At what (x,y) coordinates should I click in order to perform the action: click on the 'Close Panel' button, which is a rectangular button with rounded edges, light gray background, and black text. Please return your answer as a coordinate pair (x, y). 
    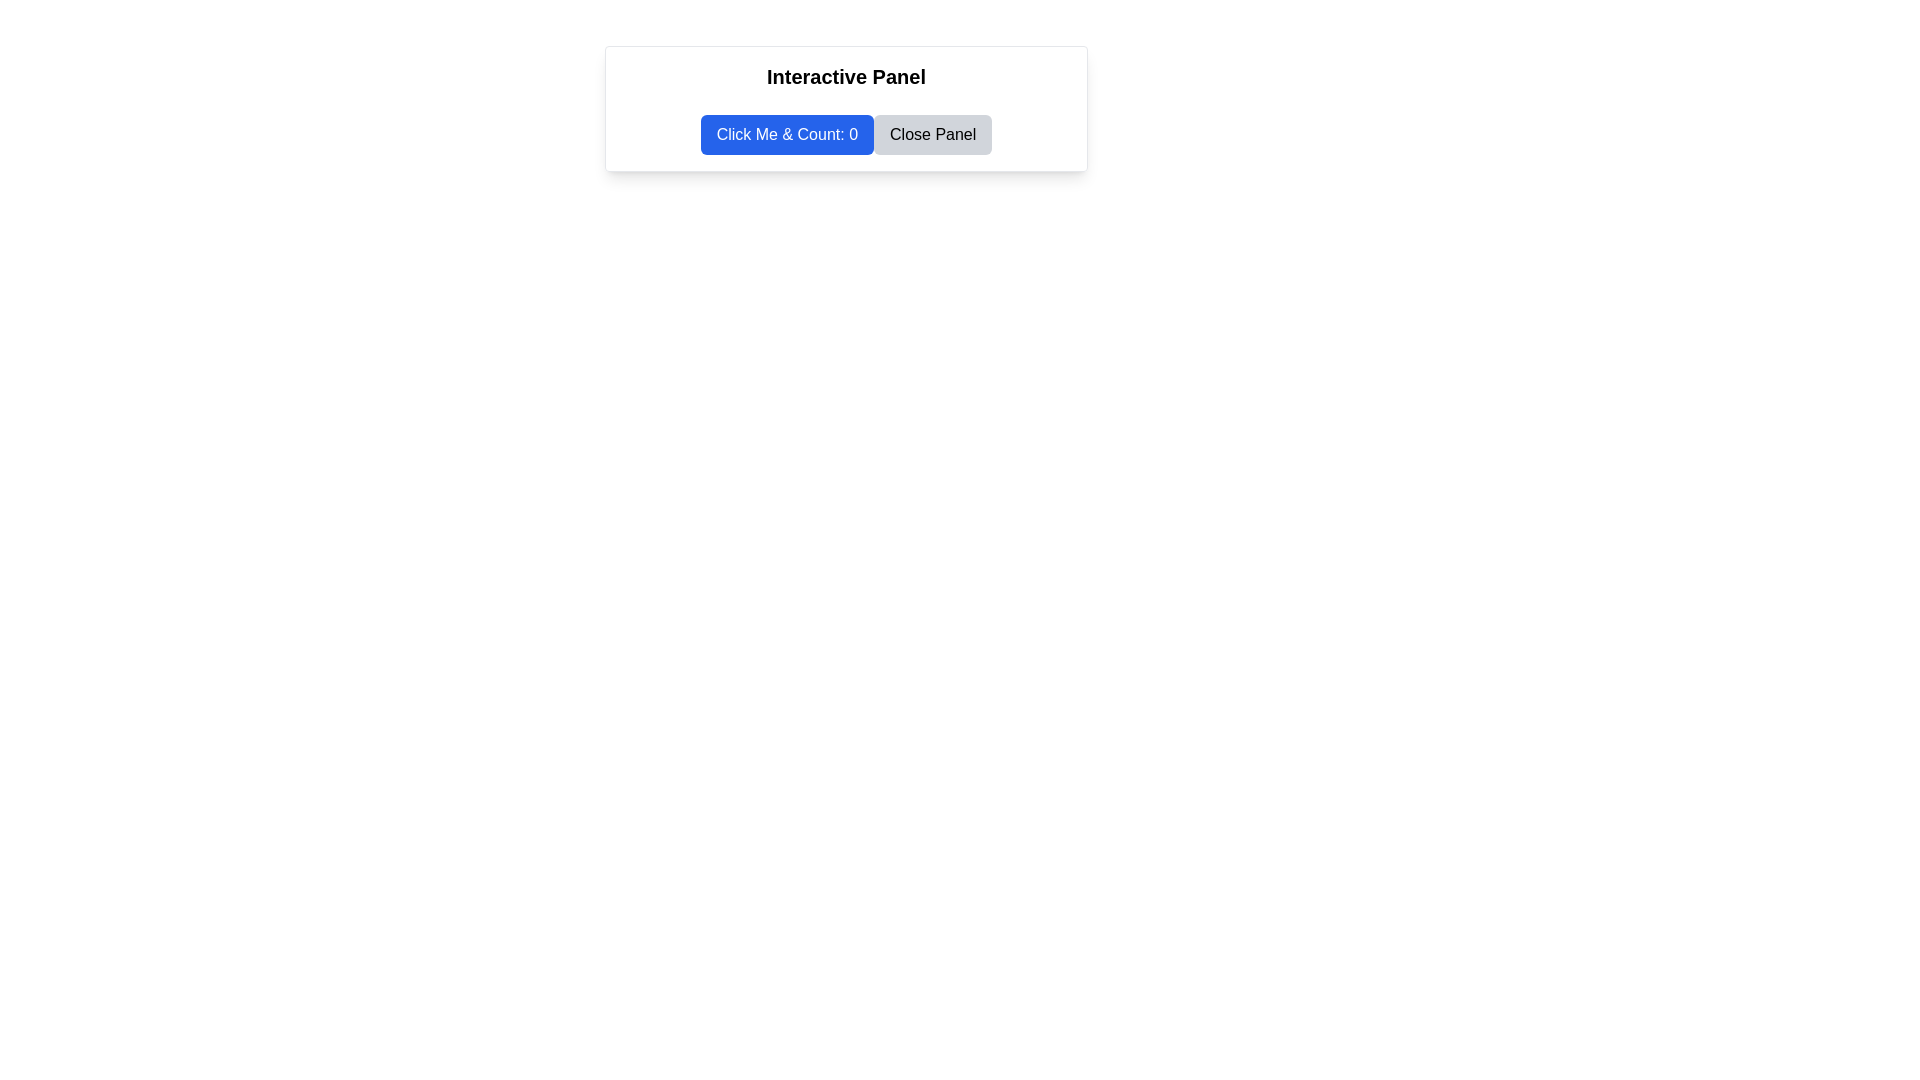
    Looking at the image, I should click on (932, 135).